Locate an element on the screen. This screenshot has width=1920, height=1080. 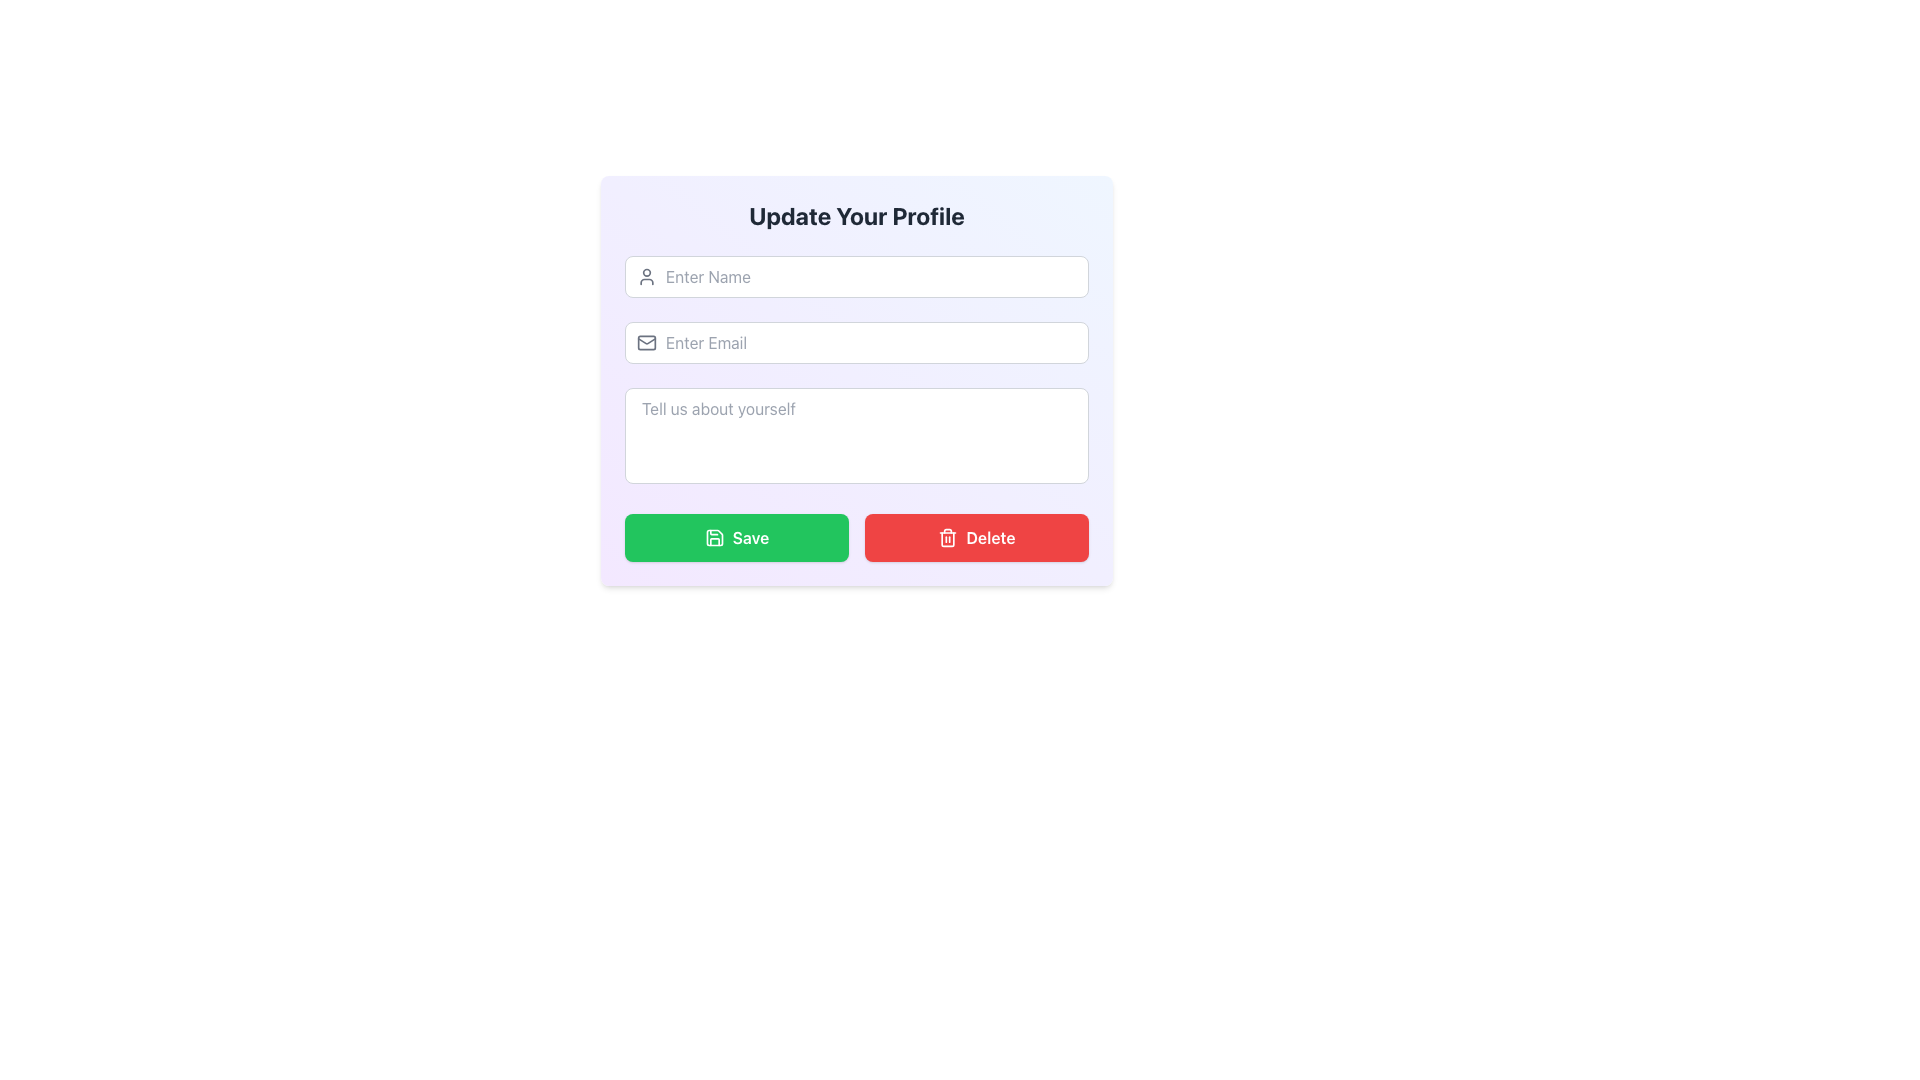
the delete icon located inside the red 'Delete' button at the bottom-right corner of the form is located at coordinates (947, 536).